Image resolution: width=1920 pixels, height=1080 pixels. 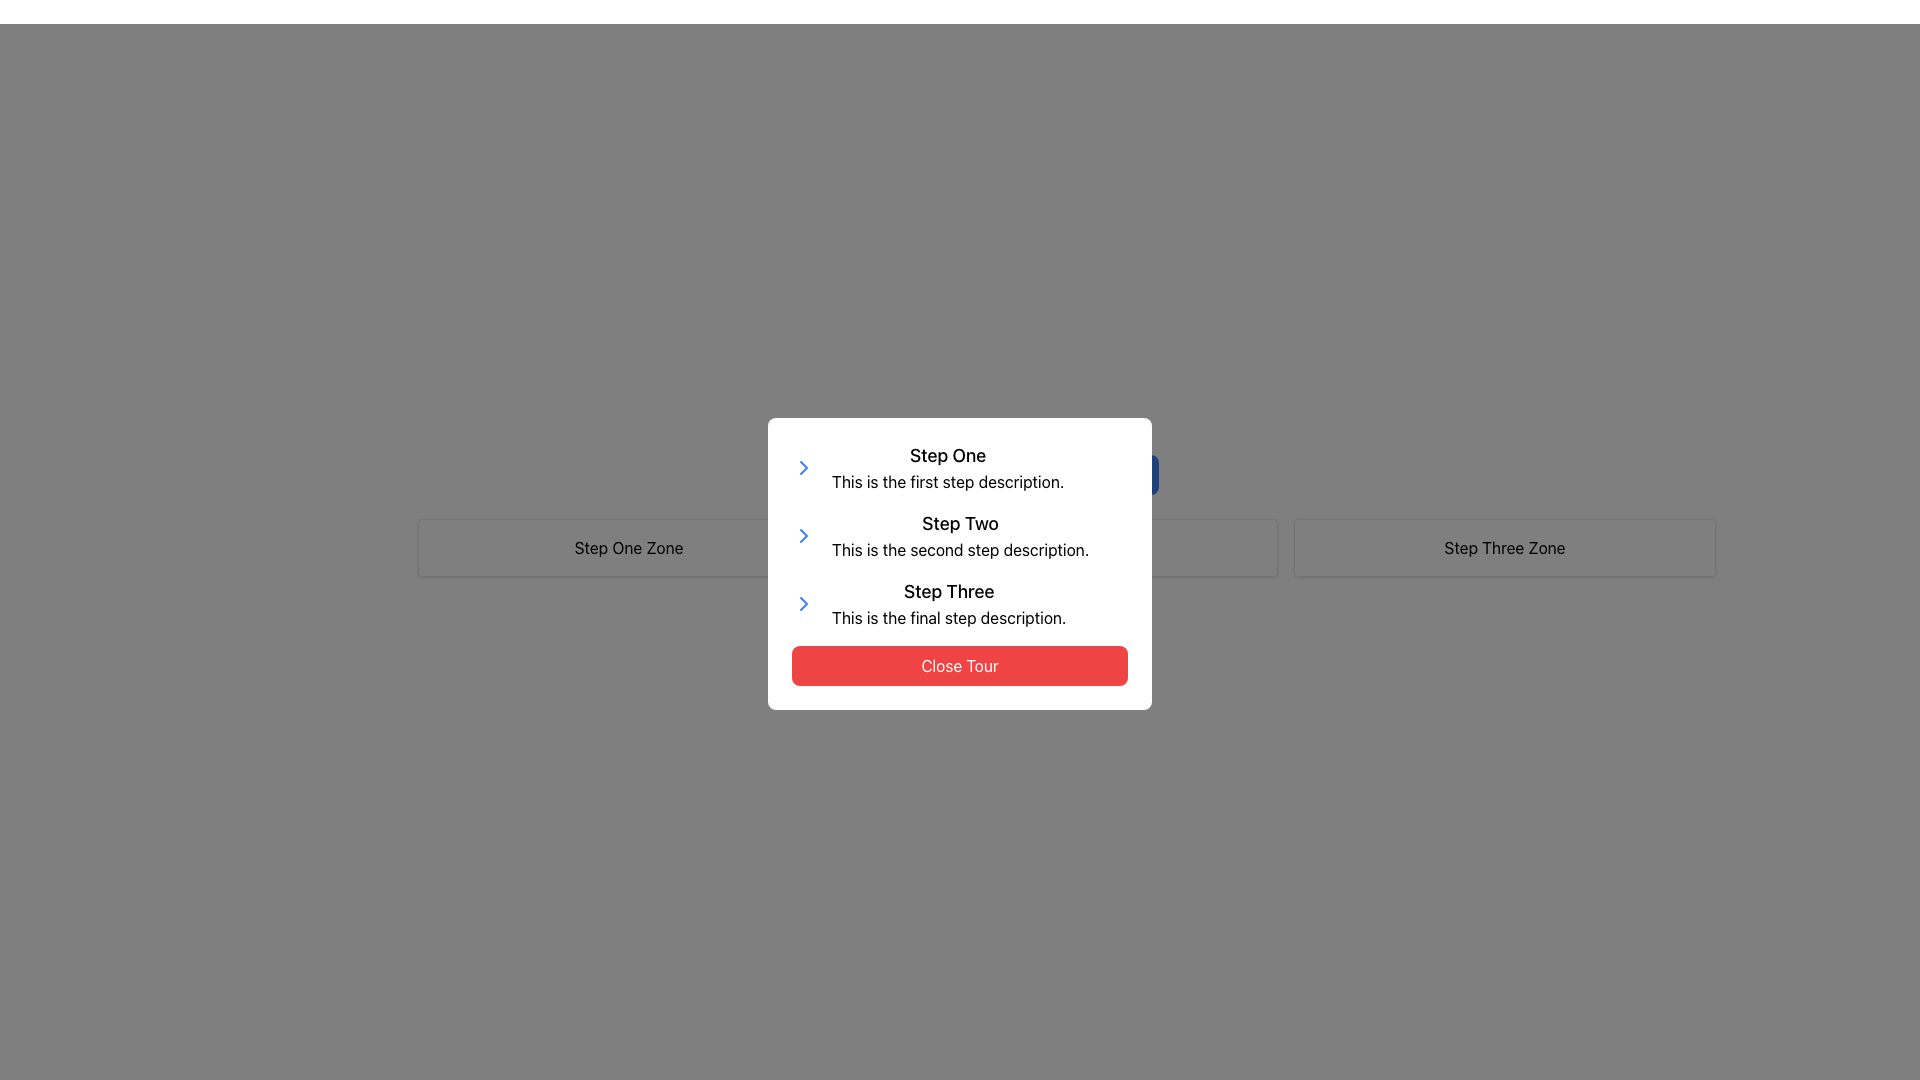 I want to click on descriptive text of the List item displaying the second step in a guided process, positioned in the middle of a vertical step list, below 'Step One' and above 'Step Three', so click(x=960, y=535).